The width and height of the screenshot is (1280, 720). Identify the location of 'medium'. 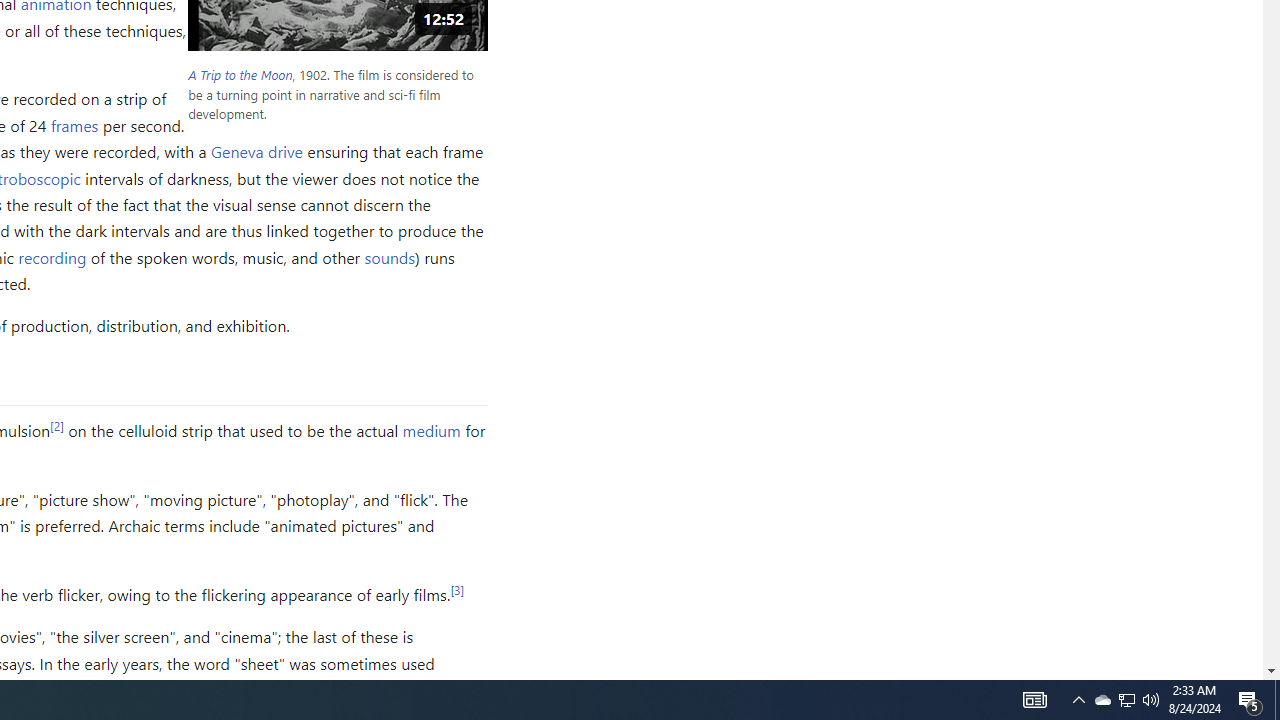
(430, 428).